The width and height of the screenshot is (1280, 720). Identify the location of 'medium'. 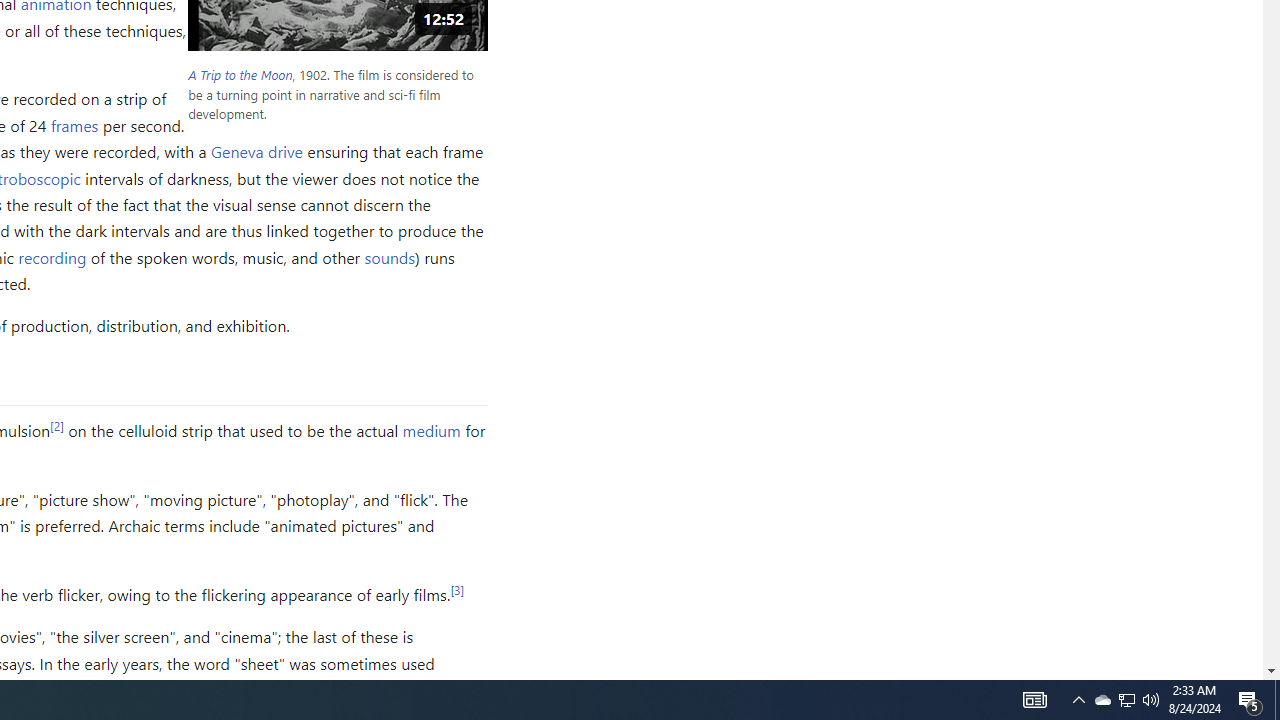
(430, 428).